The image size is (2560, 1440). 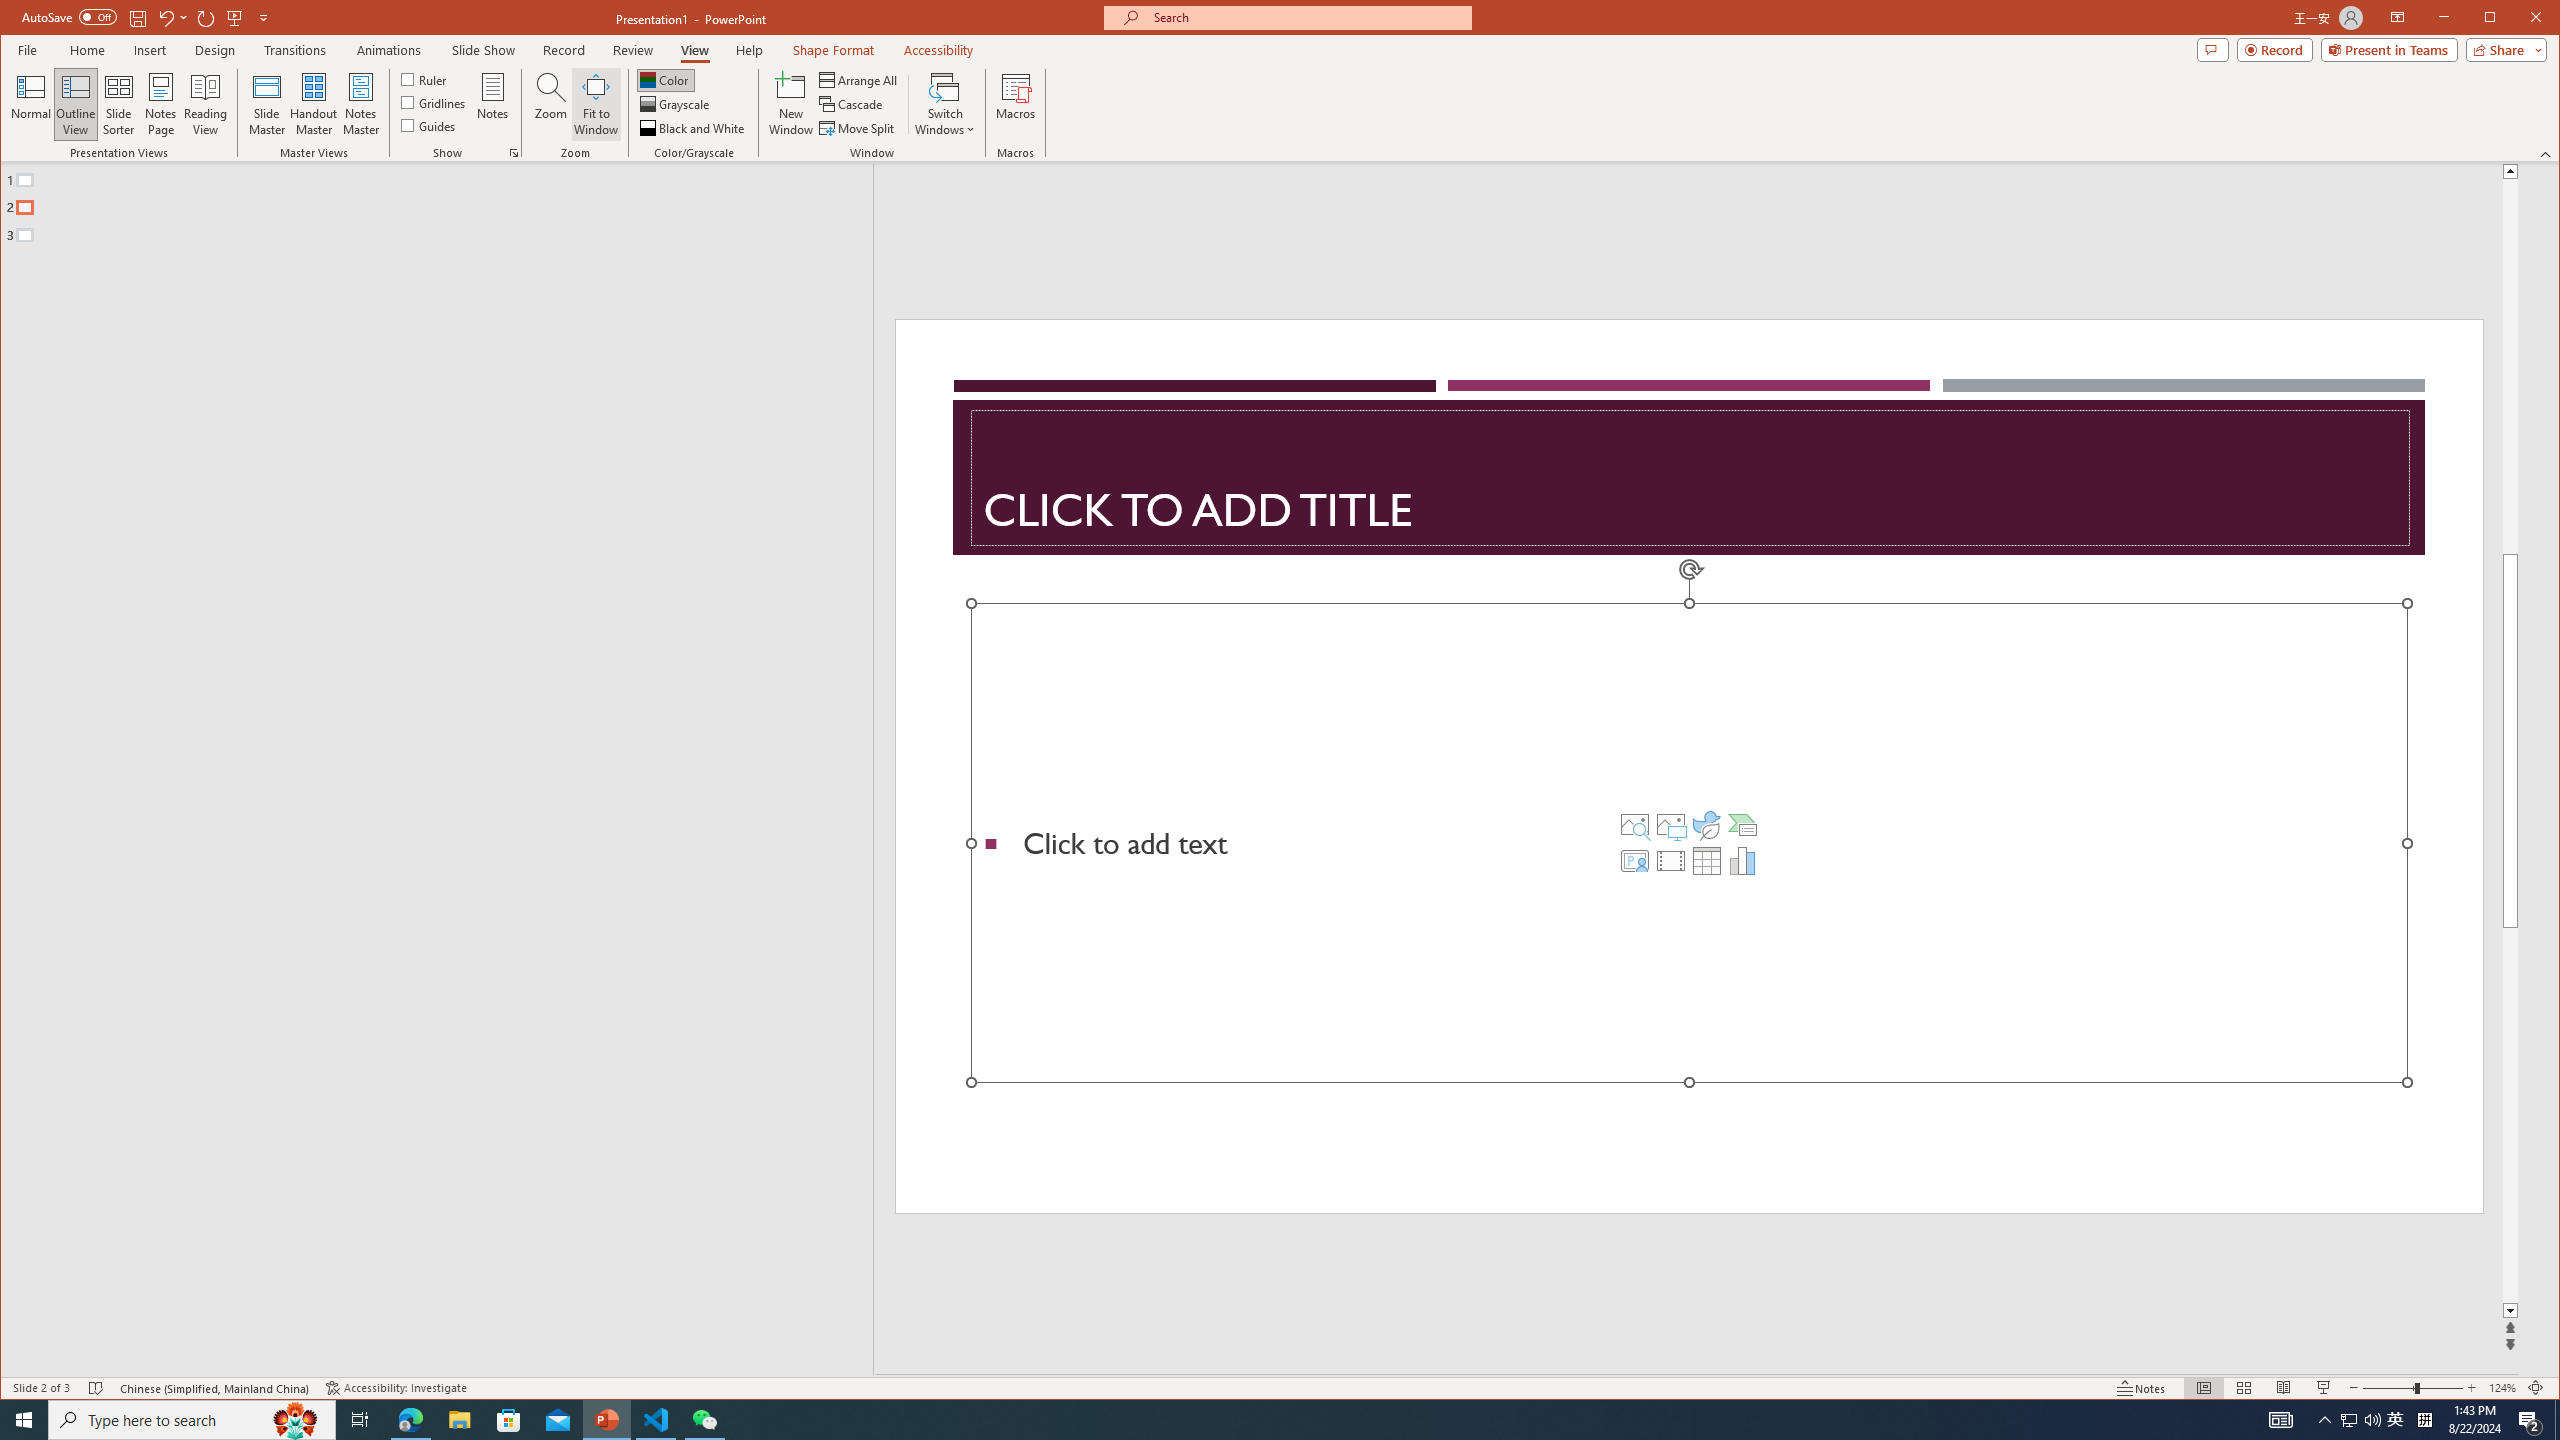 What do you see at coordinates (1707, 861) in the screenshot?
I see `'Insert Table'` at bounding box center [1707, 861].